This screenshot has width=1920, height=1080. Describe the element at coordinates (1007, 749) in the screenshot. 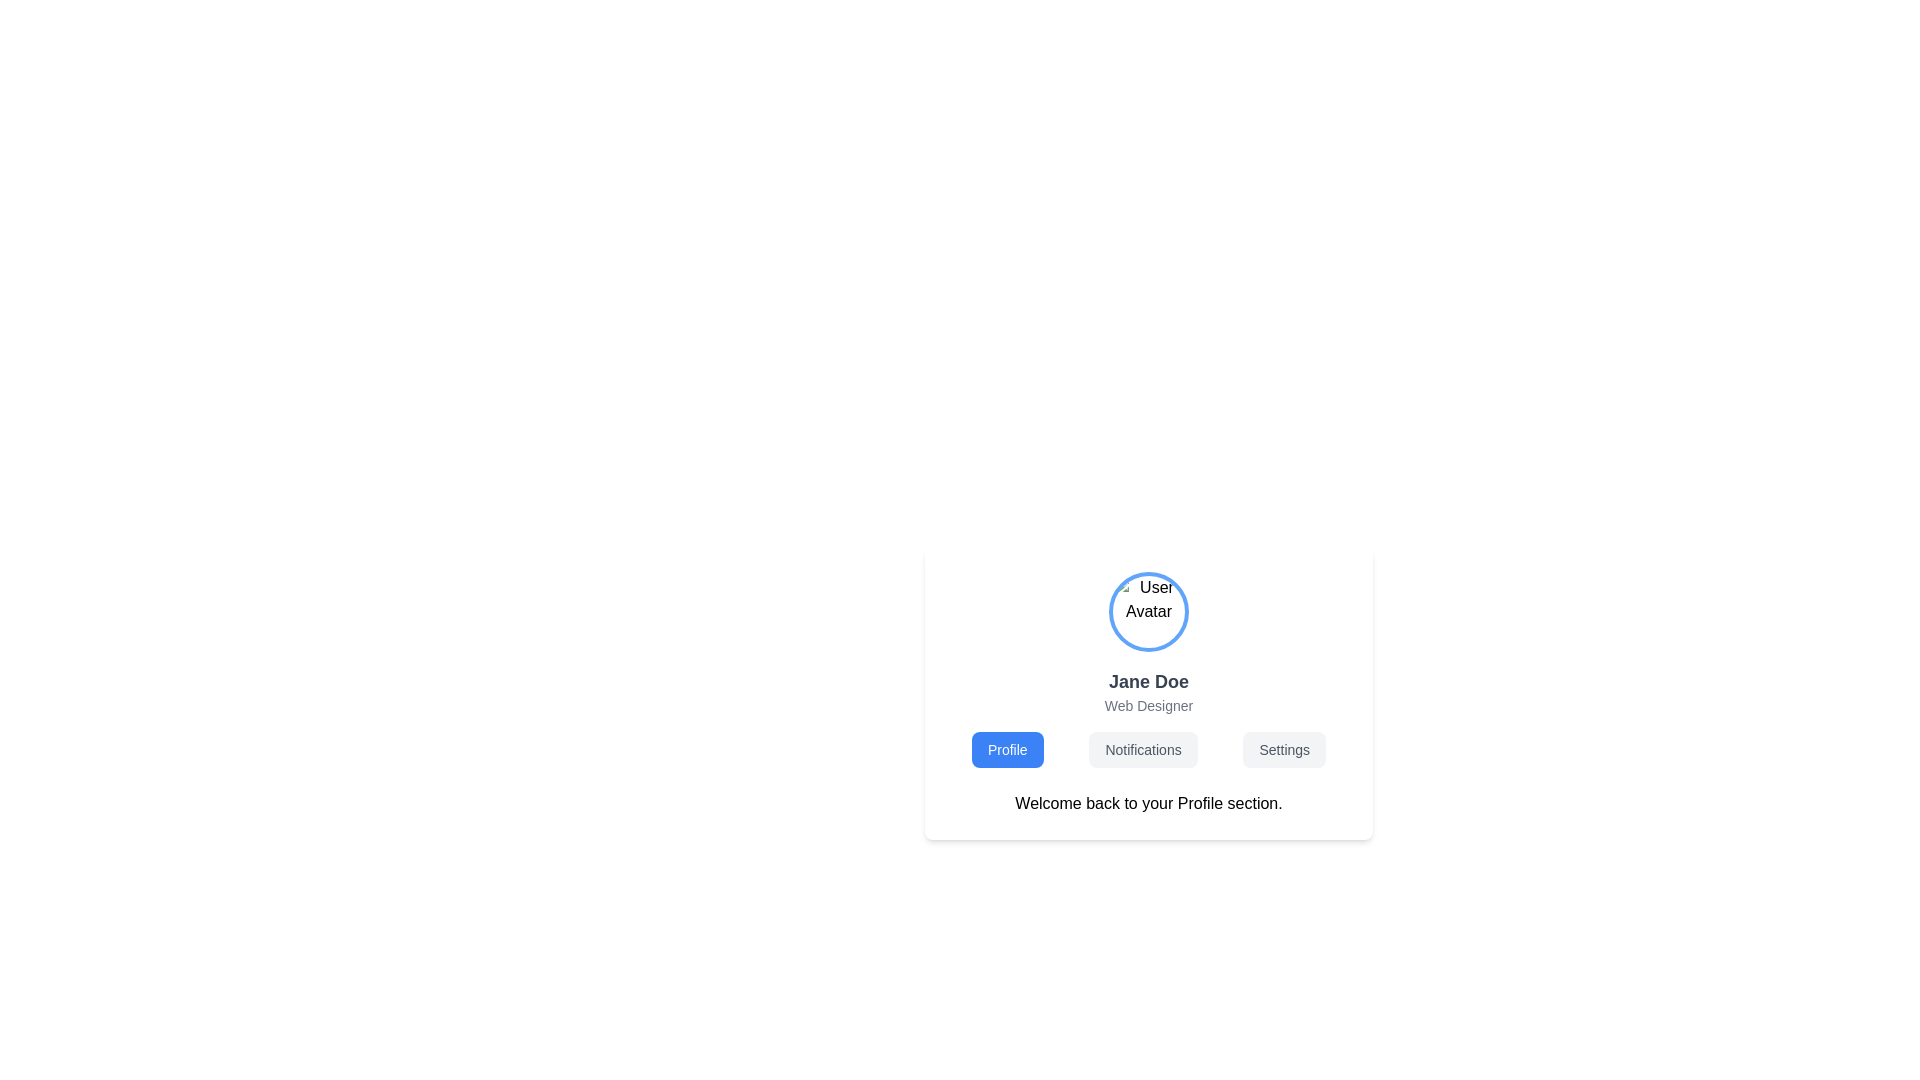

I see `the 'Profile' button, which has a blue background and white text` at that location.